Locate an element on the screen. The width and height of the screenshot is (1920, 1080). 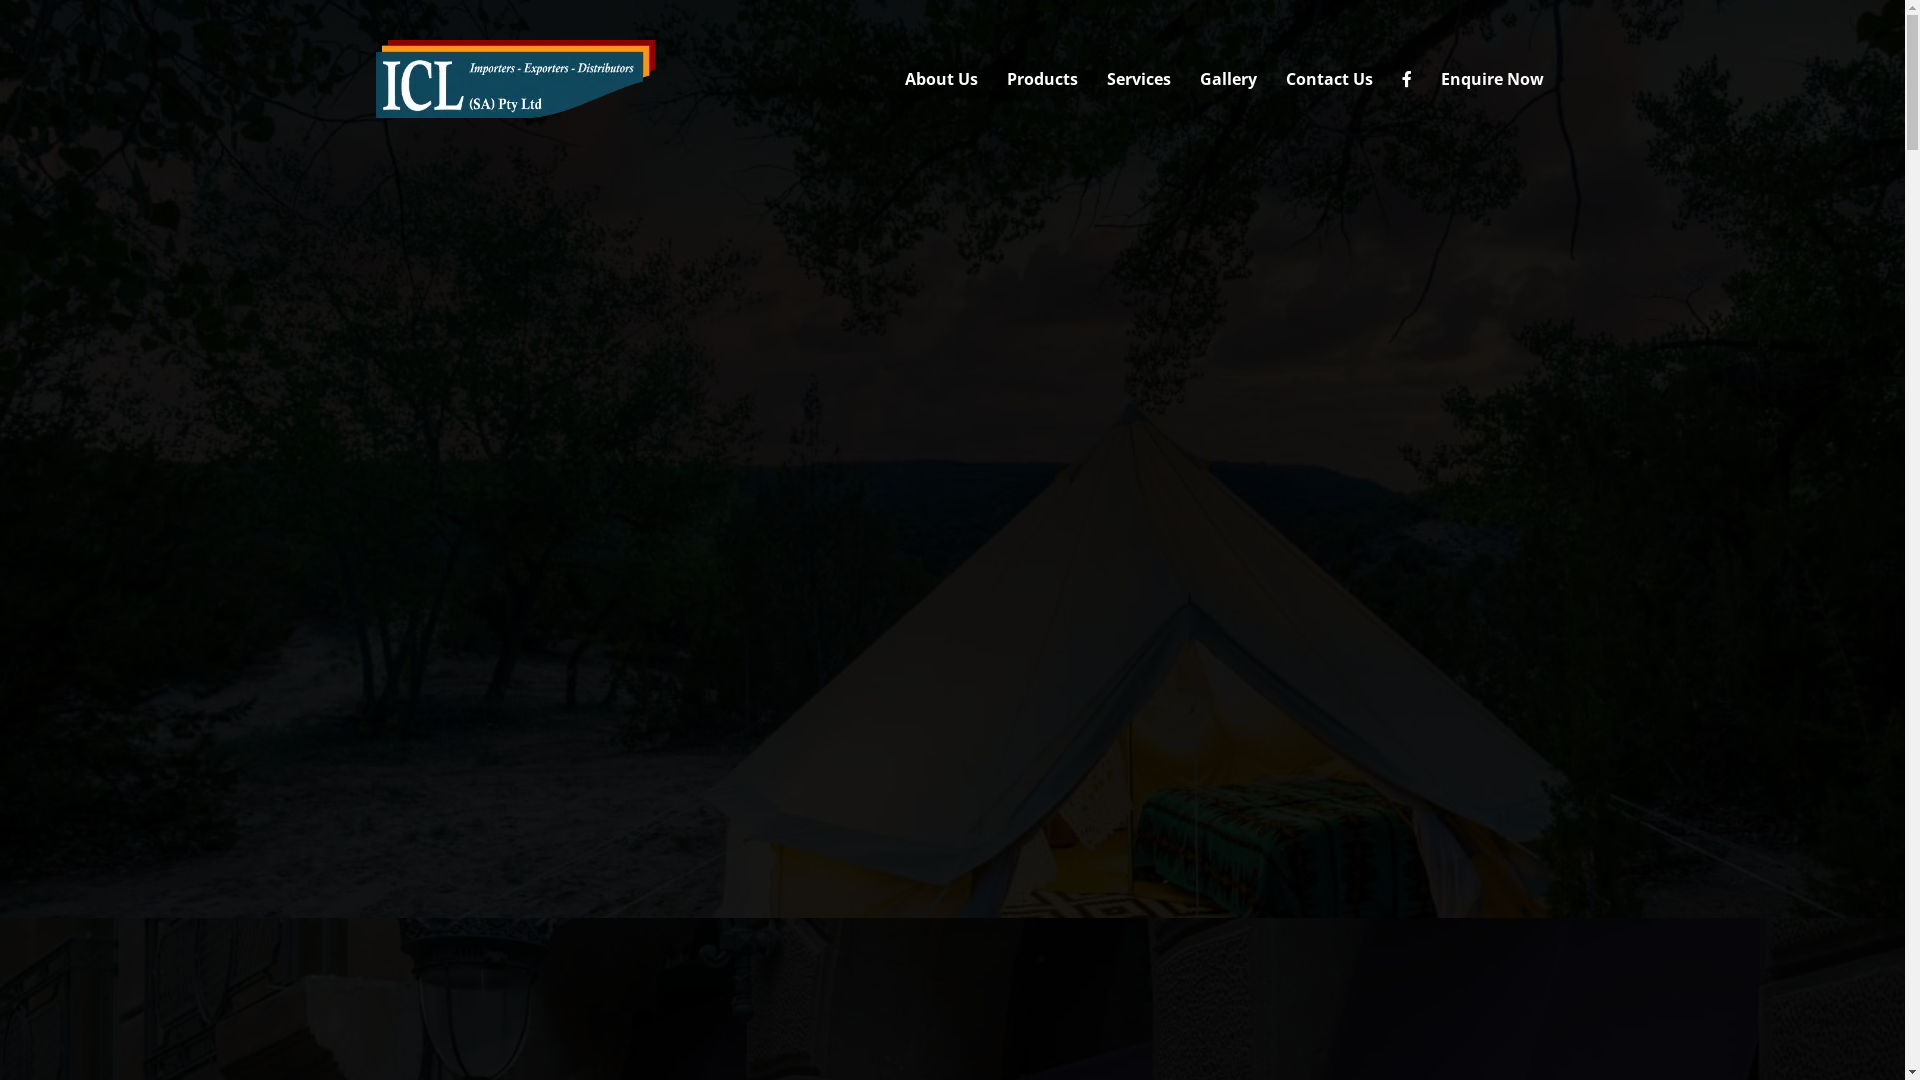
'Contact Us' is located at coordinates (1329, 77).